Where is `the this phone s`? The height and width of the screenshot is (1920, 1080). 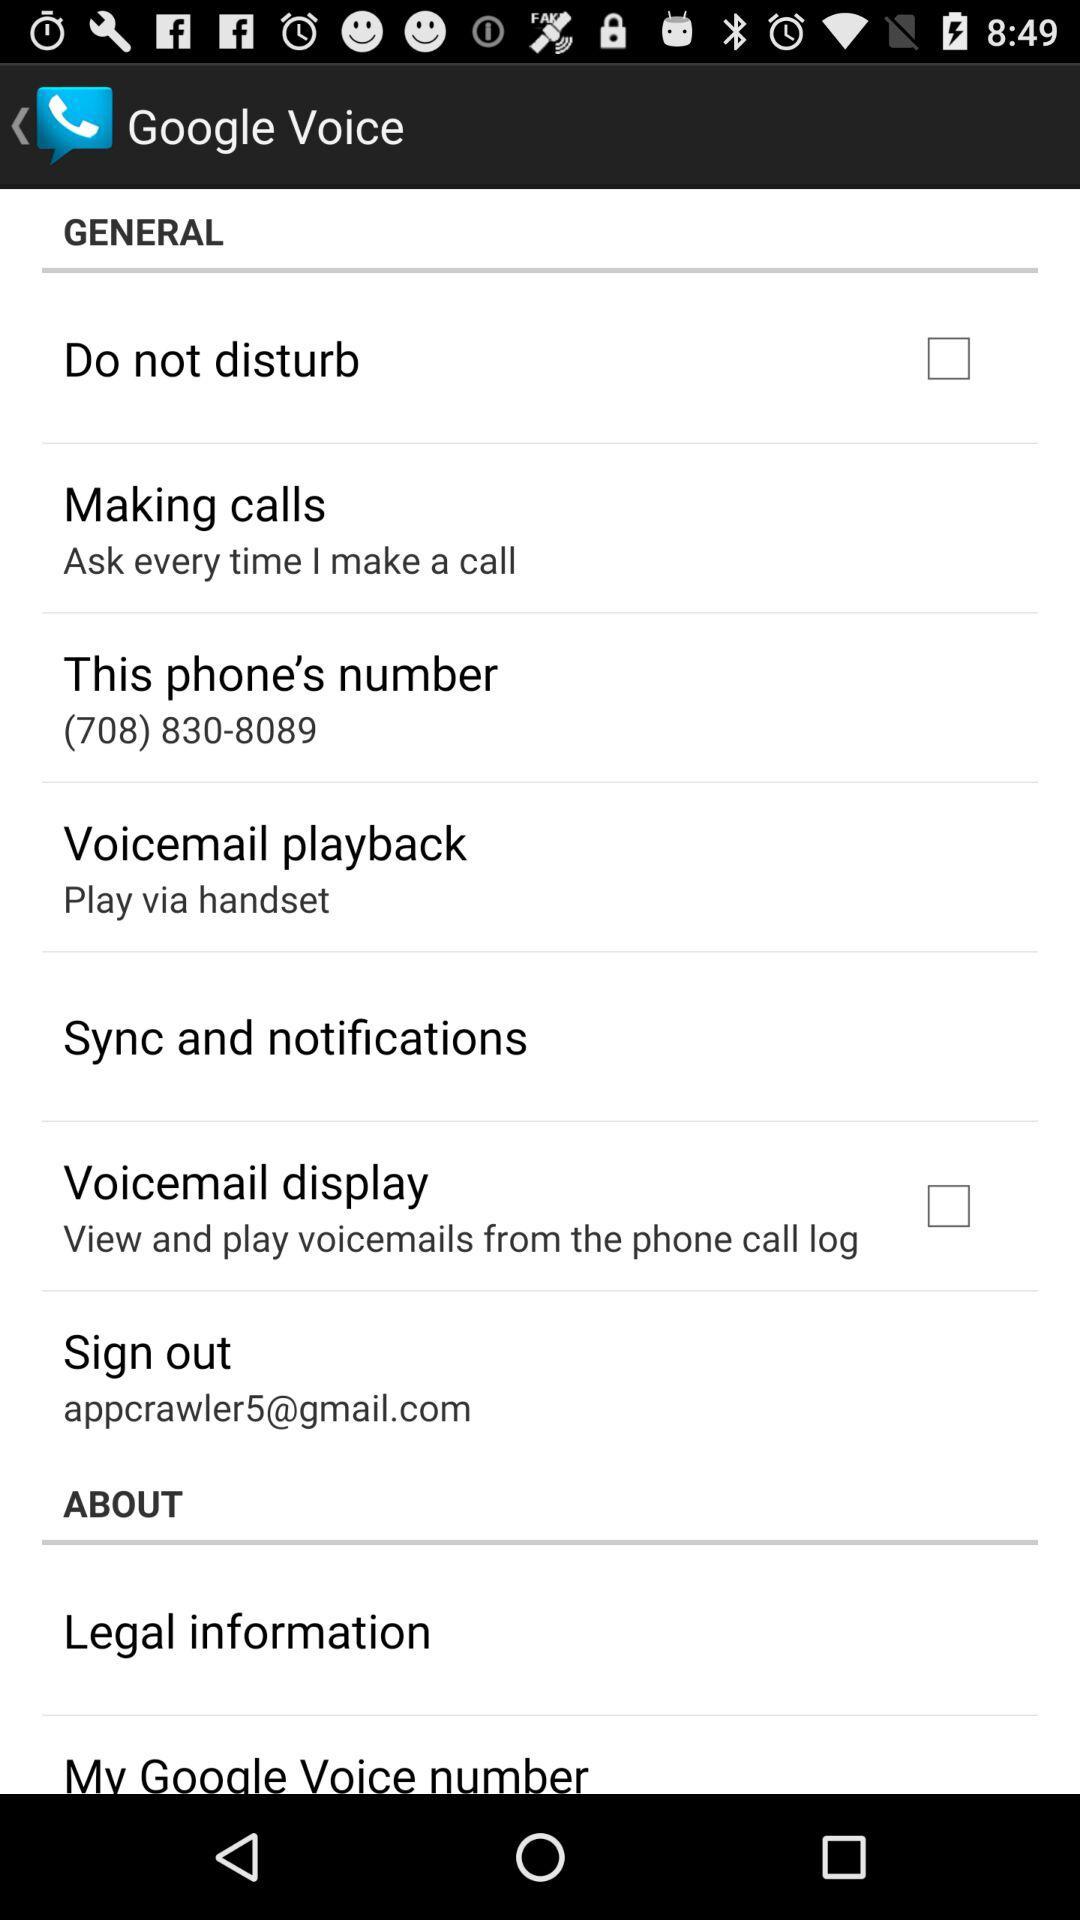
the this phone s is located at coordinates (280, 672).